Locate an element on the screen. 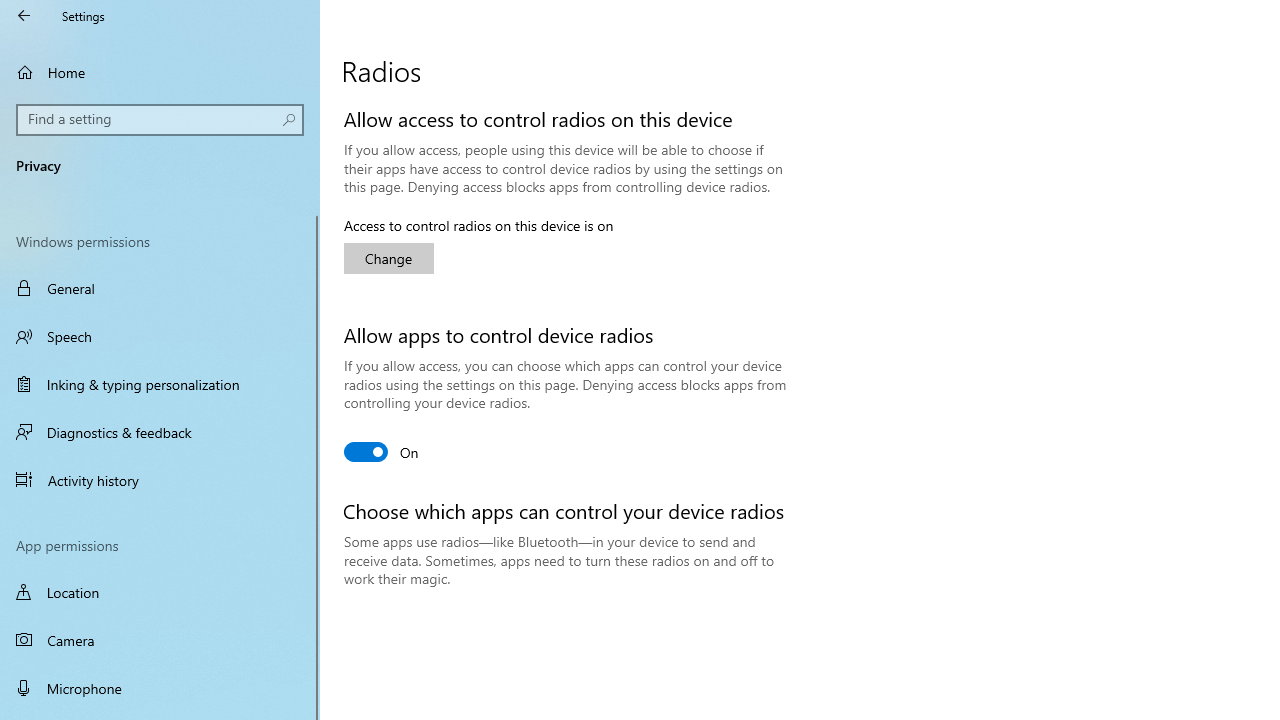 Image resolution: width=1280 pixels, height=720 pixels. 'General' is located at coordinates (160, 288).